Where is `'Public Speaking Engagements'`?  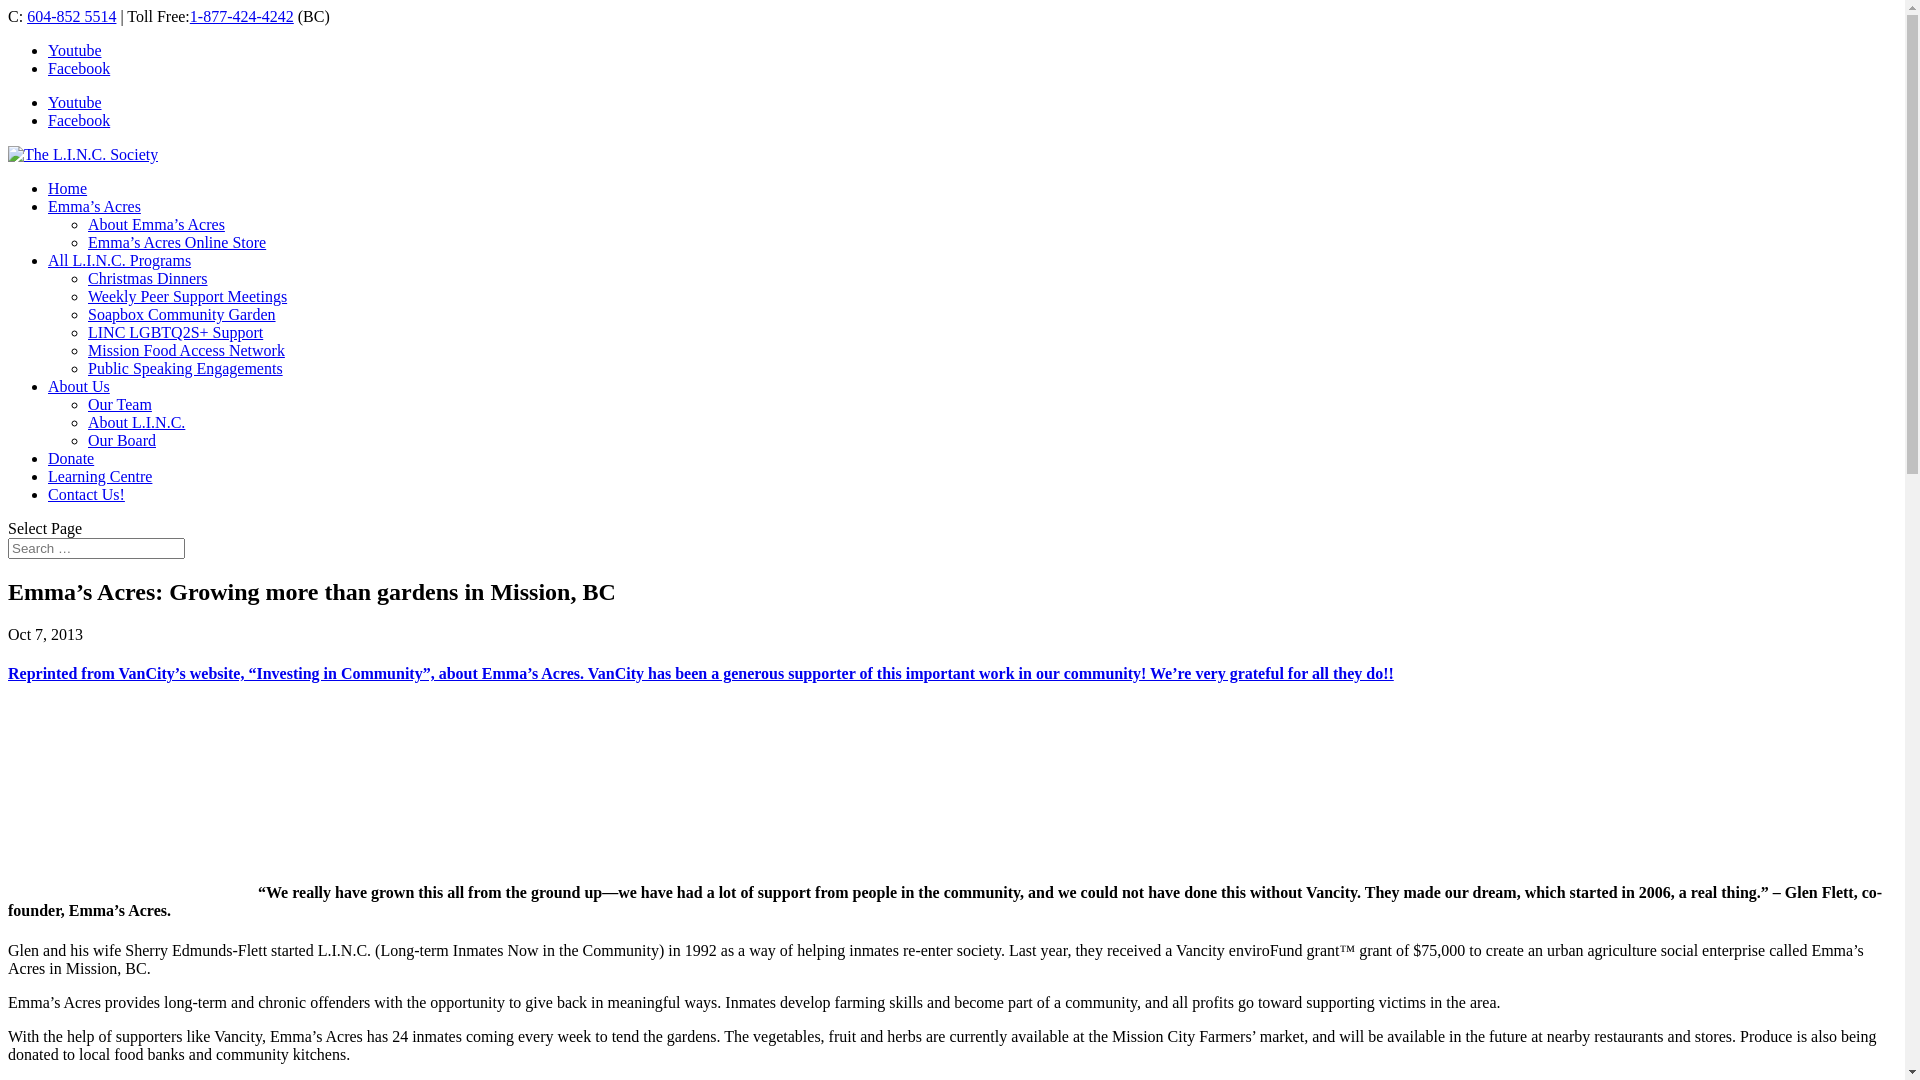
'Public Speaking Engagements' is located at coordinates (185, 368).